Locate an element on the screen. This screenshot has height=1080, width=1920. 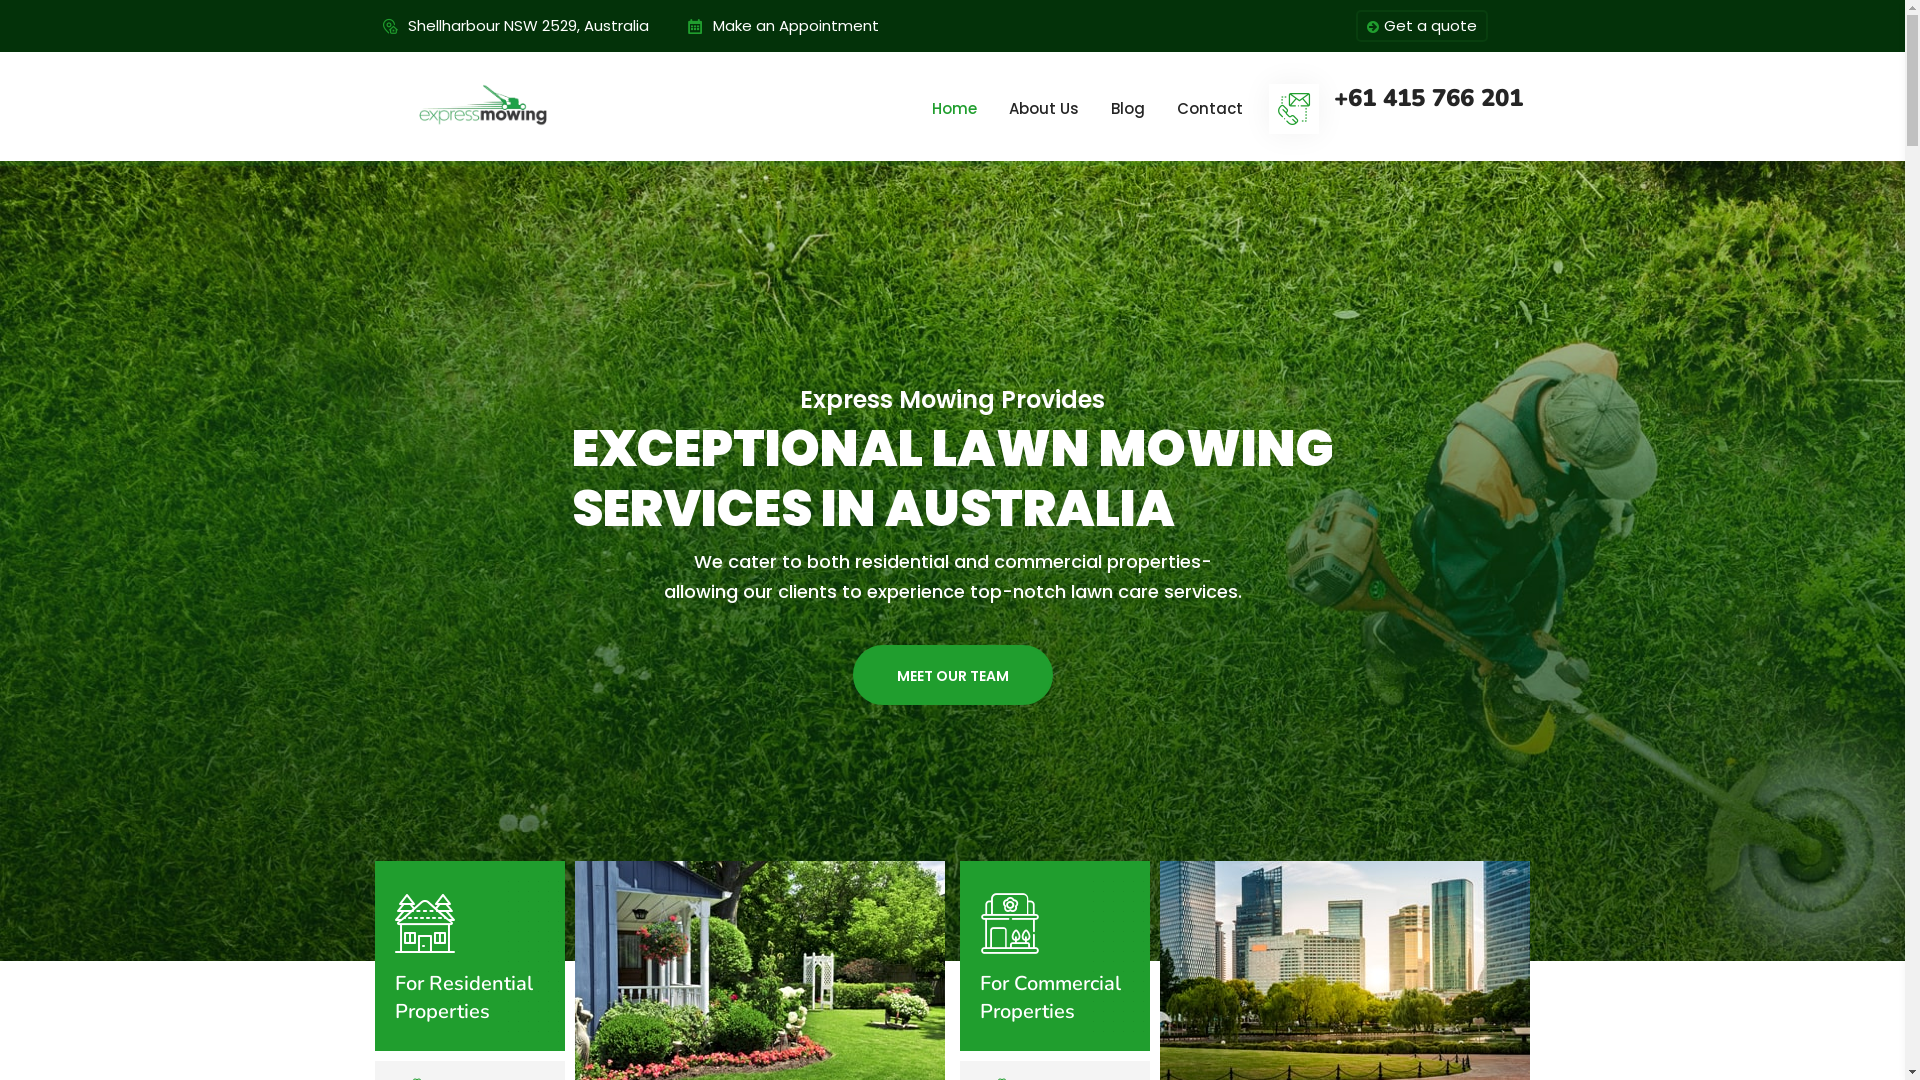
'+61 415 766 201' is located at coordinates (1334, 98).